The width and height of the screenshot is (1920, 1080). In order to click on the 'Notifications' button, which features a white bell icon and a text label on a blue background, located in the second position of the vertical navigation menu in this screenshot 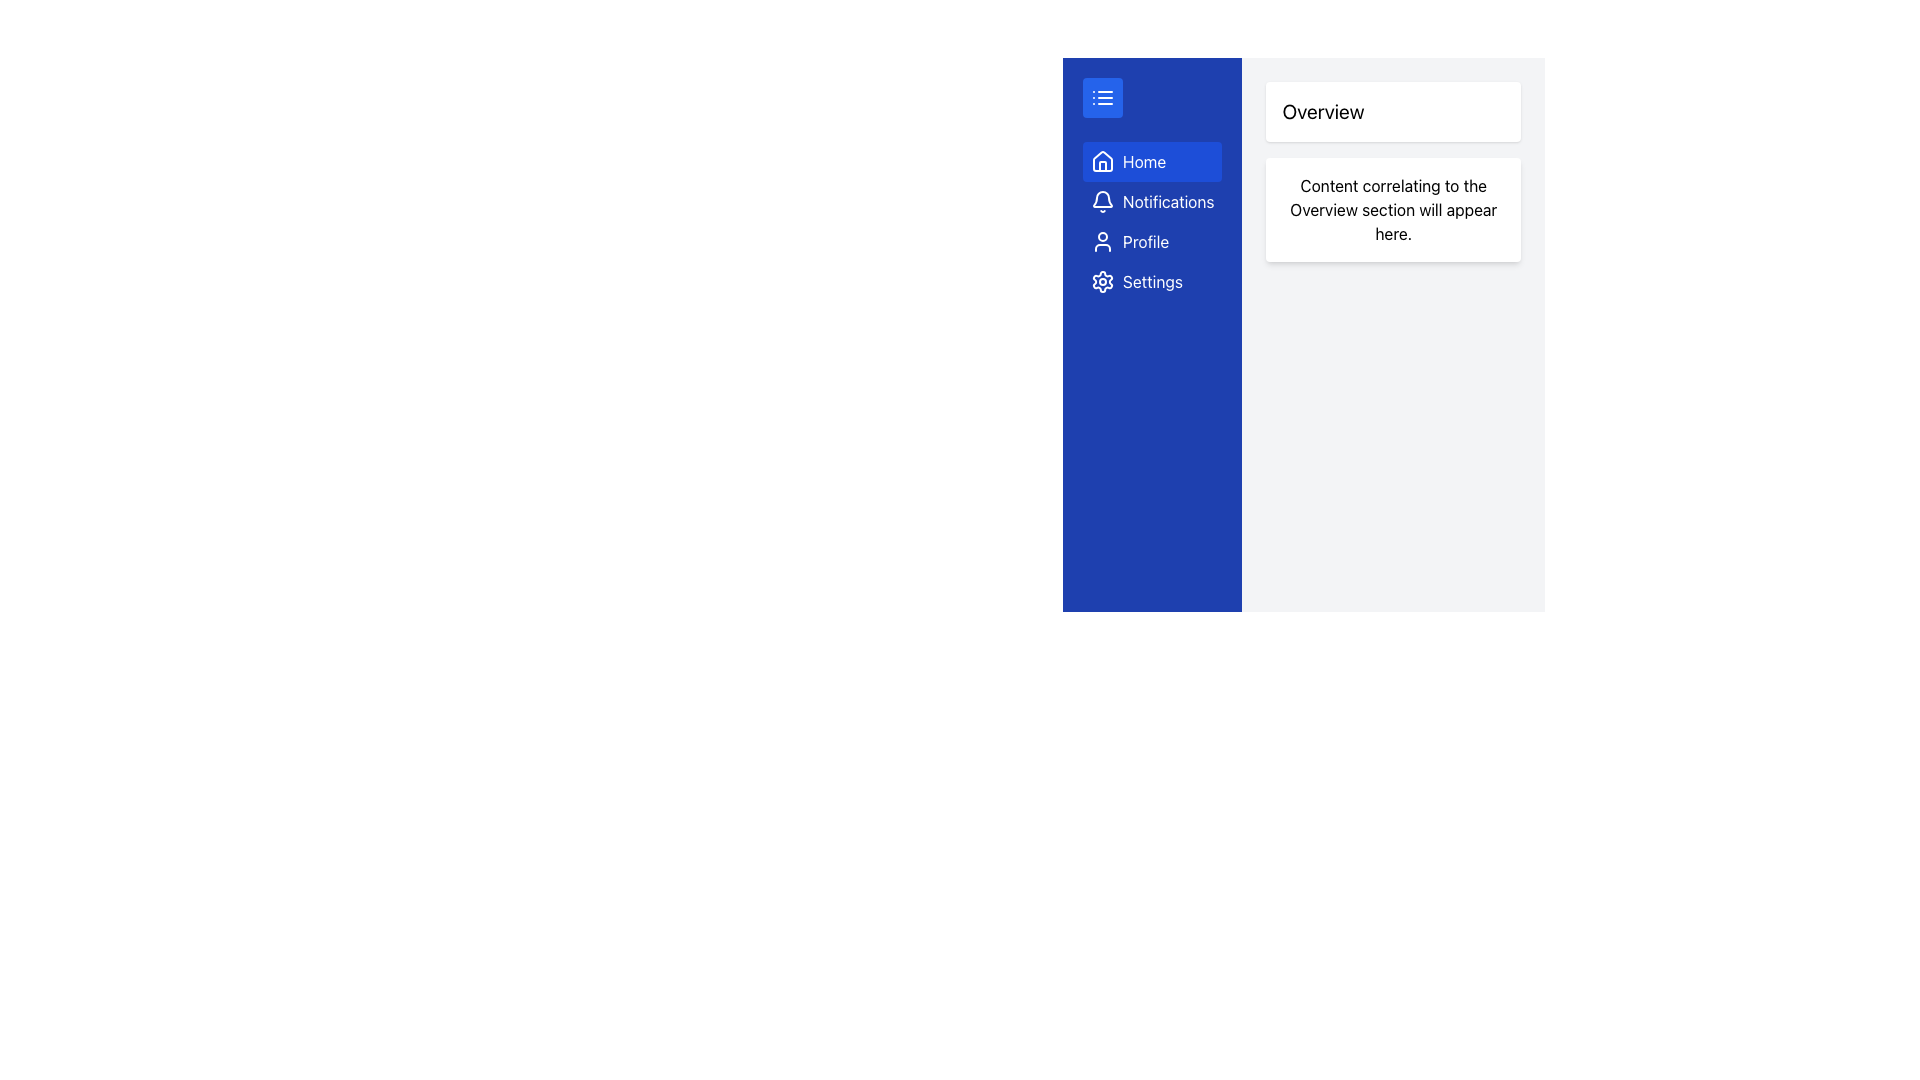, I will do `click(1152, 201)`.